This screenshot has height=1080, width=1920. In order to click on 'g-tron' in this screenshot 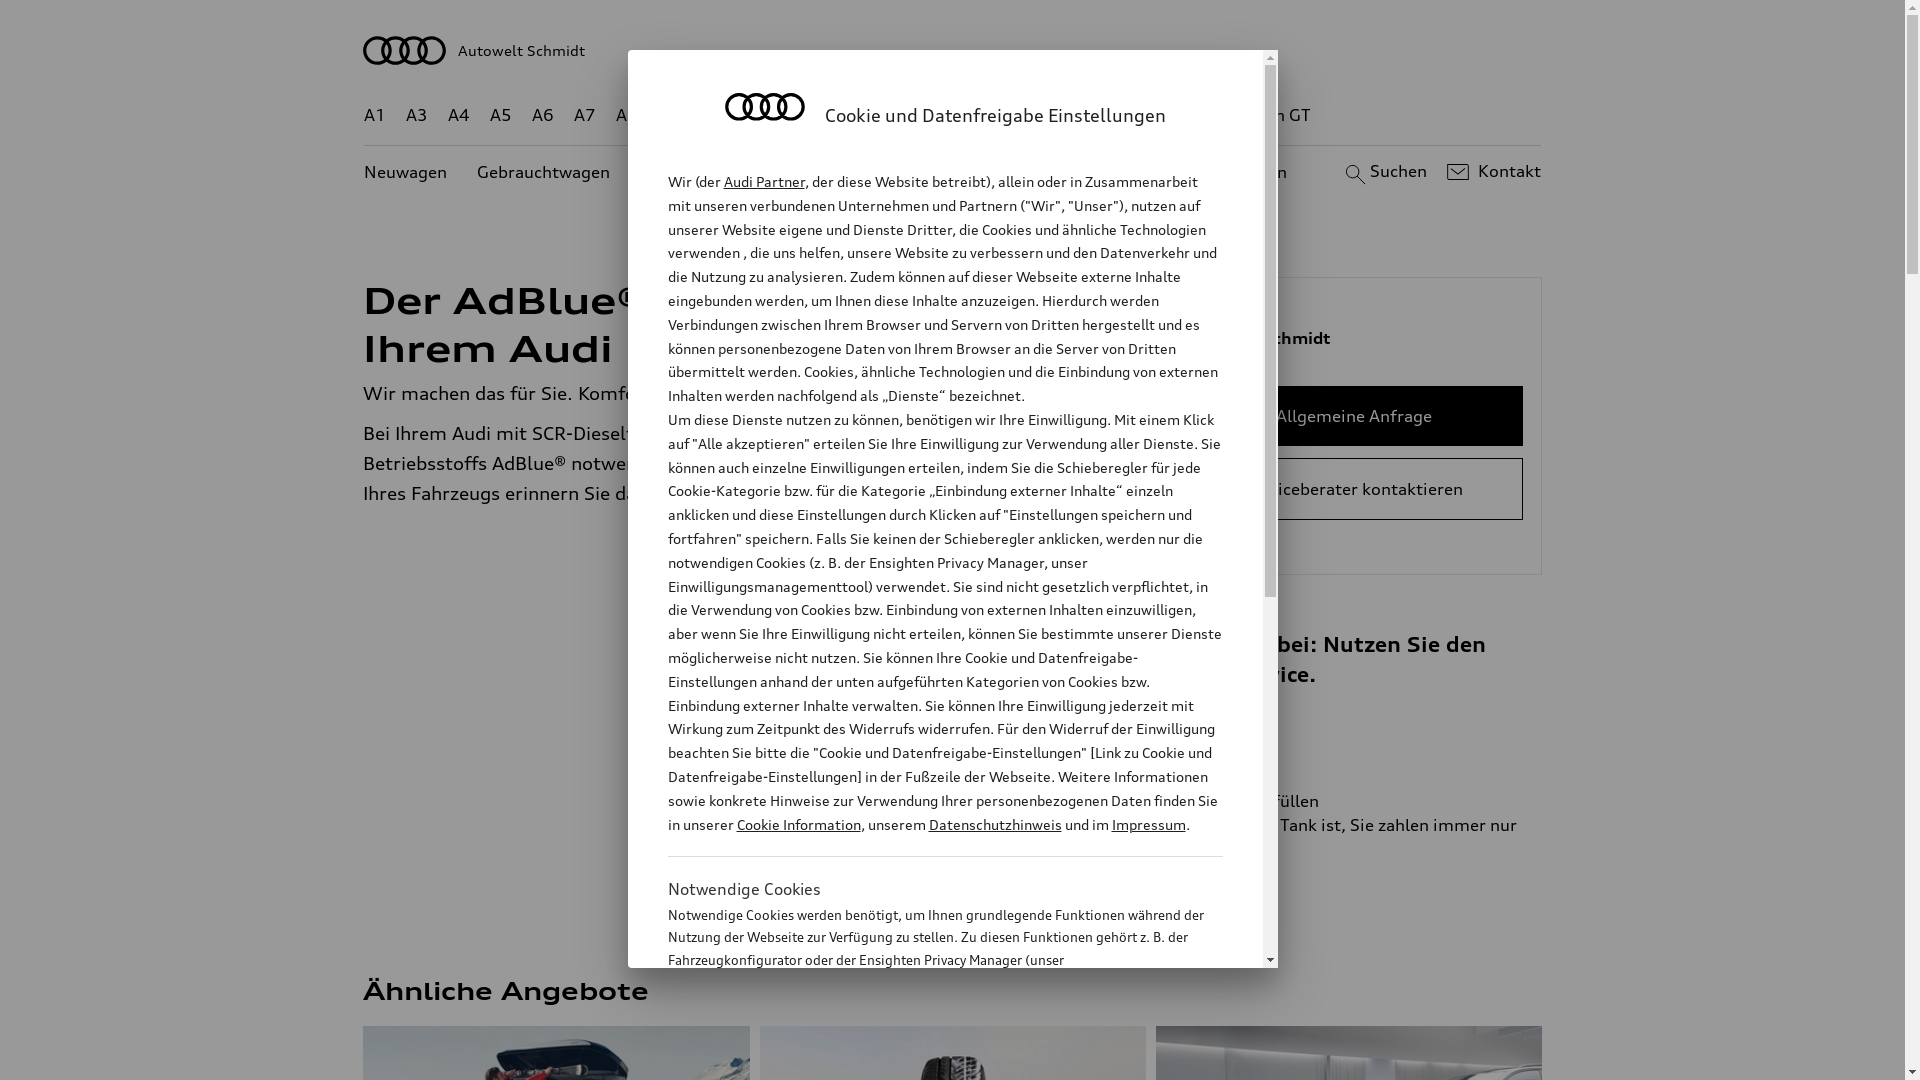, I will do `click(1190, 115)`.